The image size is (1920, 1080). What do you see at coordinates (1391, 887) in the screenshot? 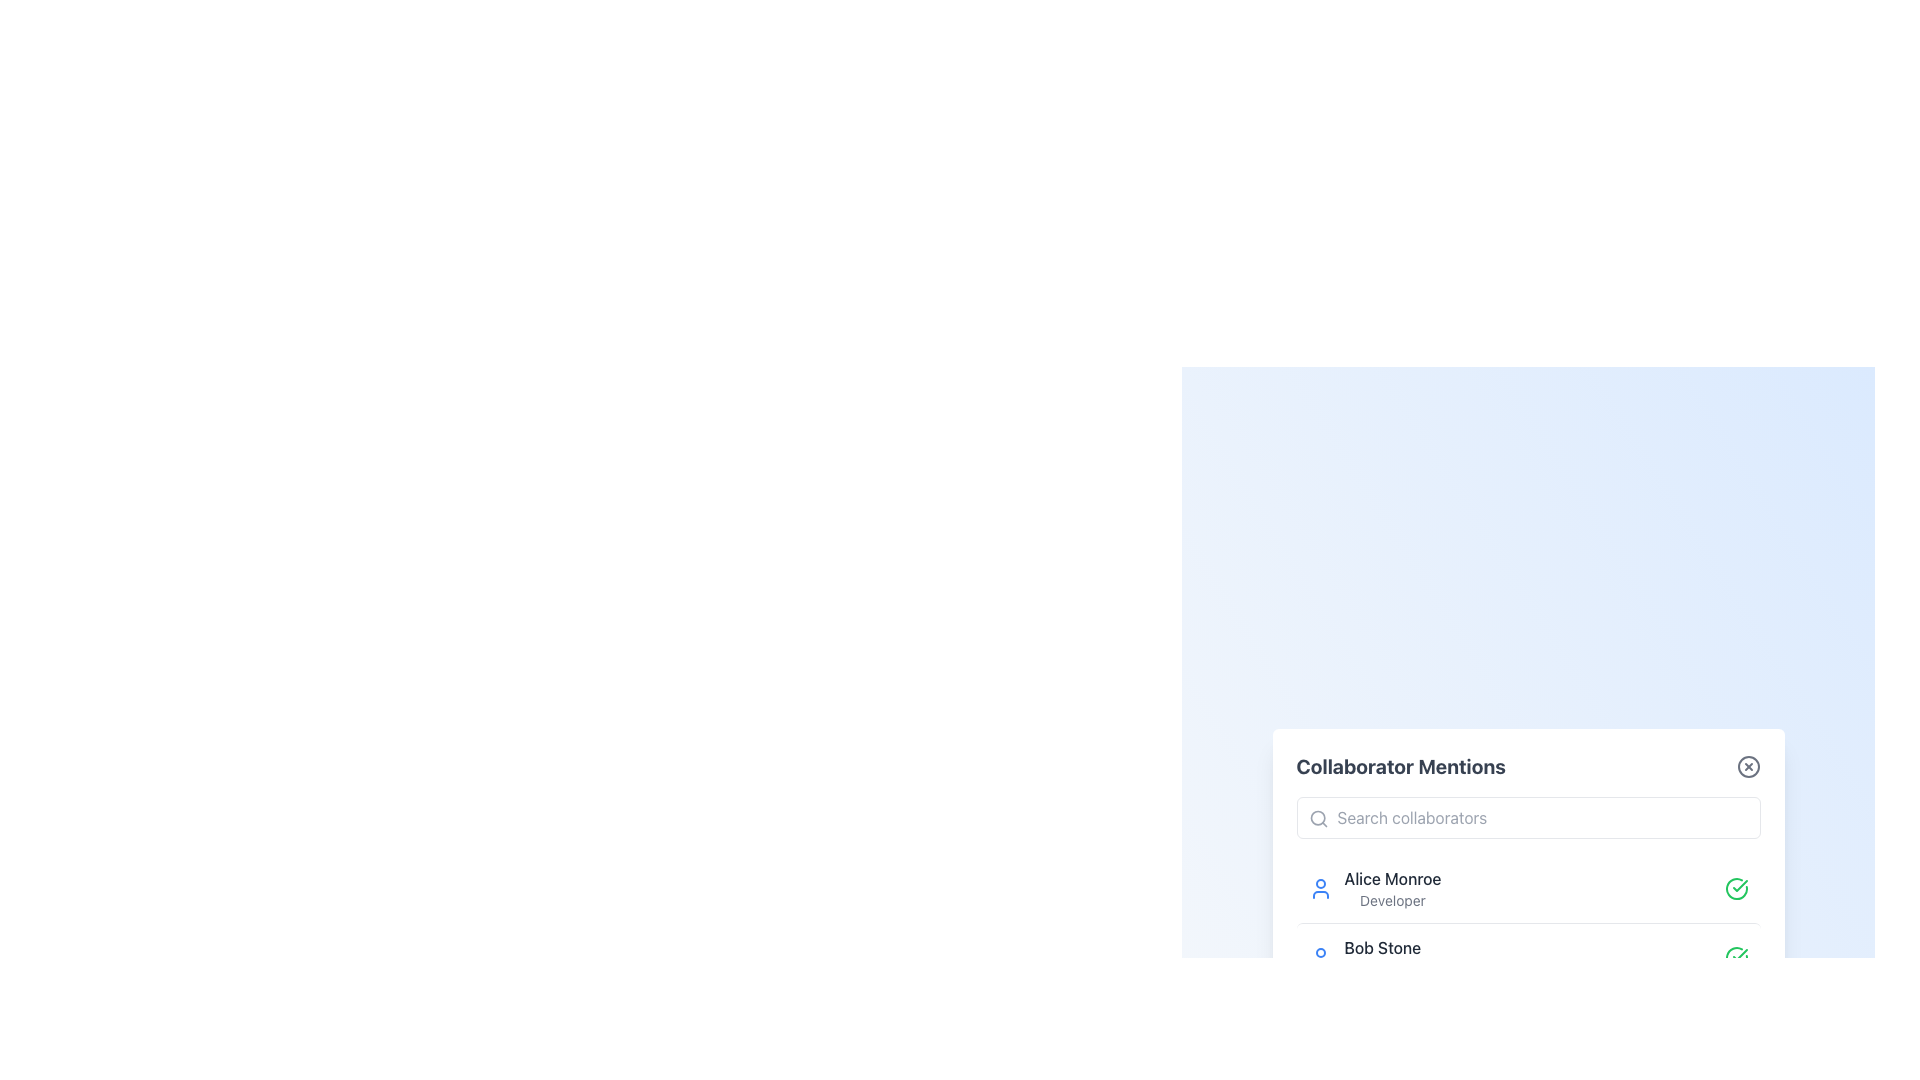
I see `the text block displaying 'Alice Monroe' and 'Developer' within the 'Collaborator Mentions' section` at bounding box center [1391, 887].